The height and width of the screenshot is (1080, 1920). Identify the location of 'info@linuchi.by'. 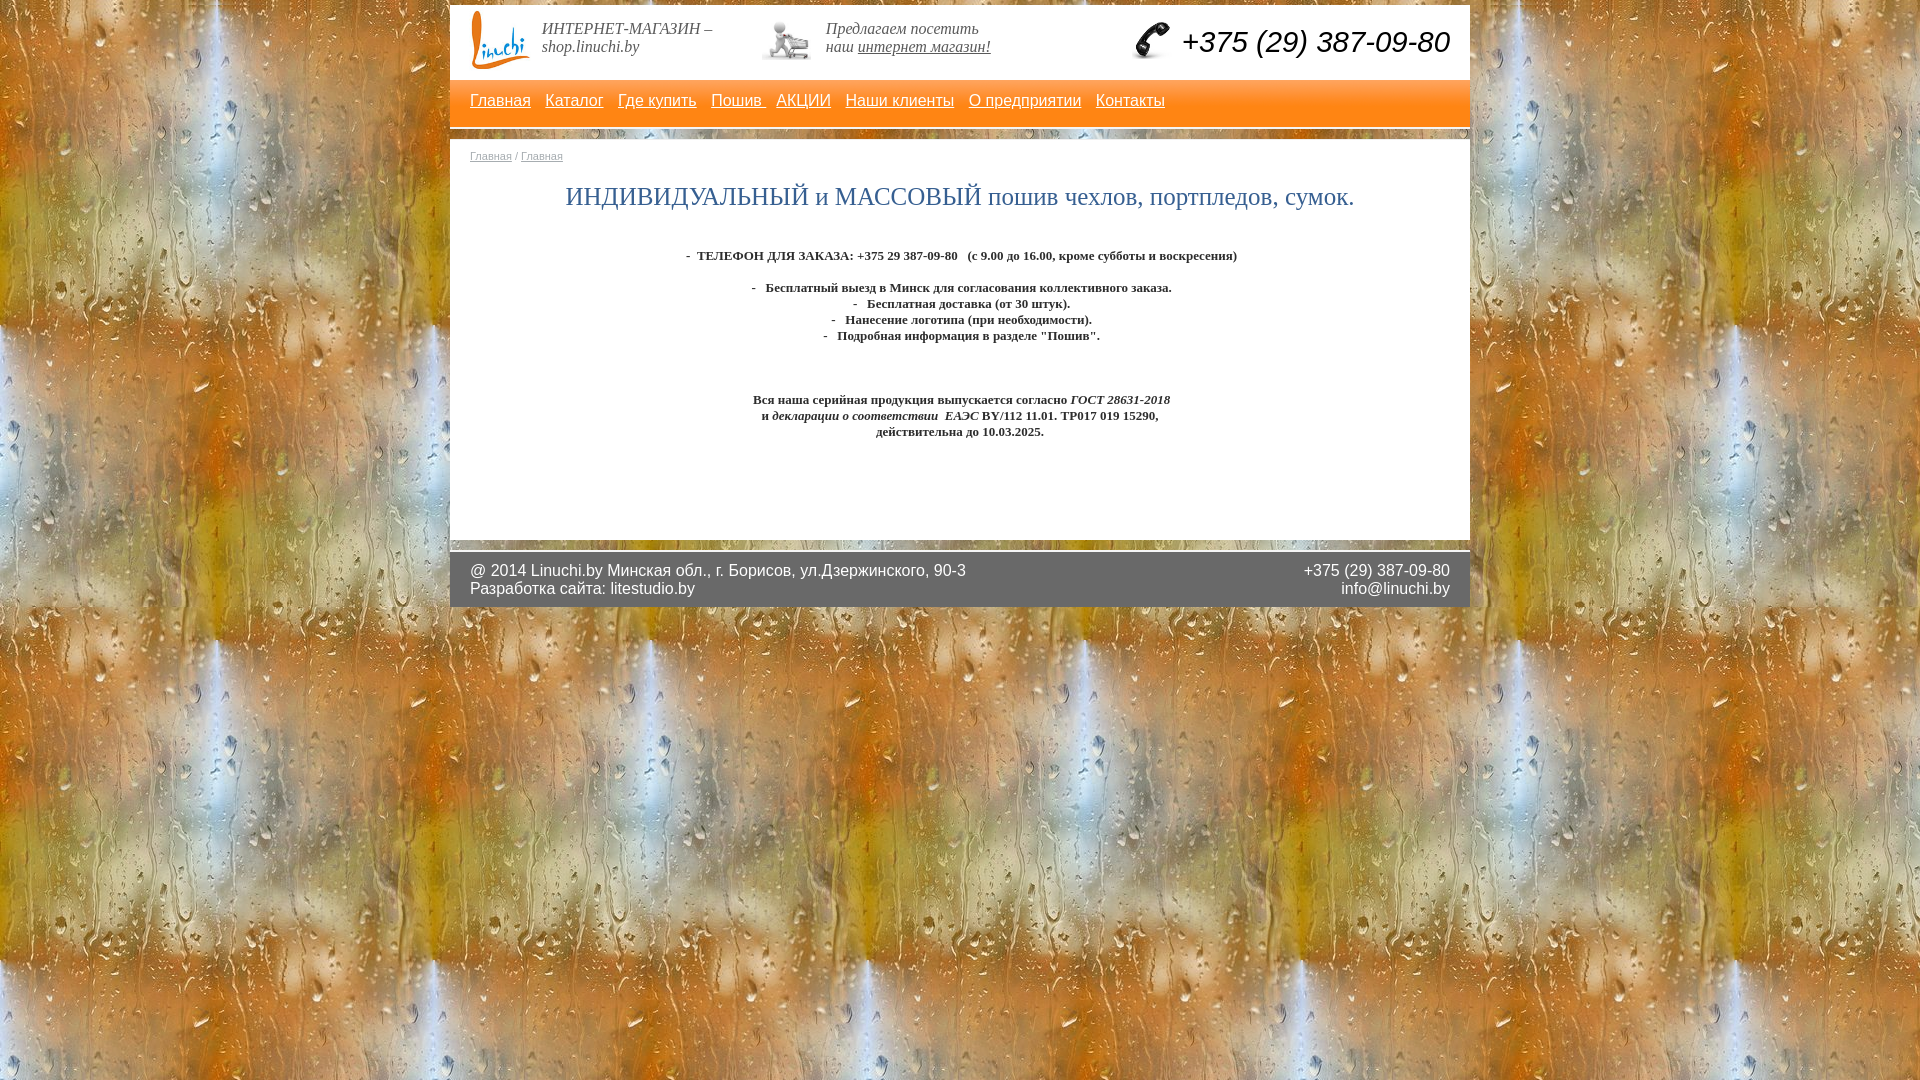
(1394, 587).